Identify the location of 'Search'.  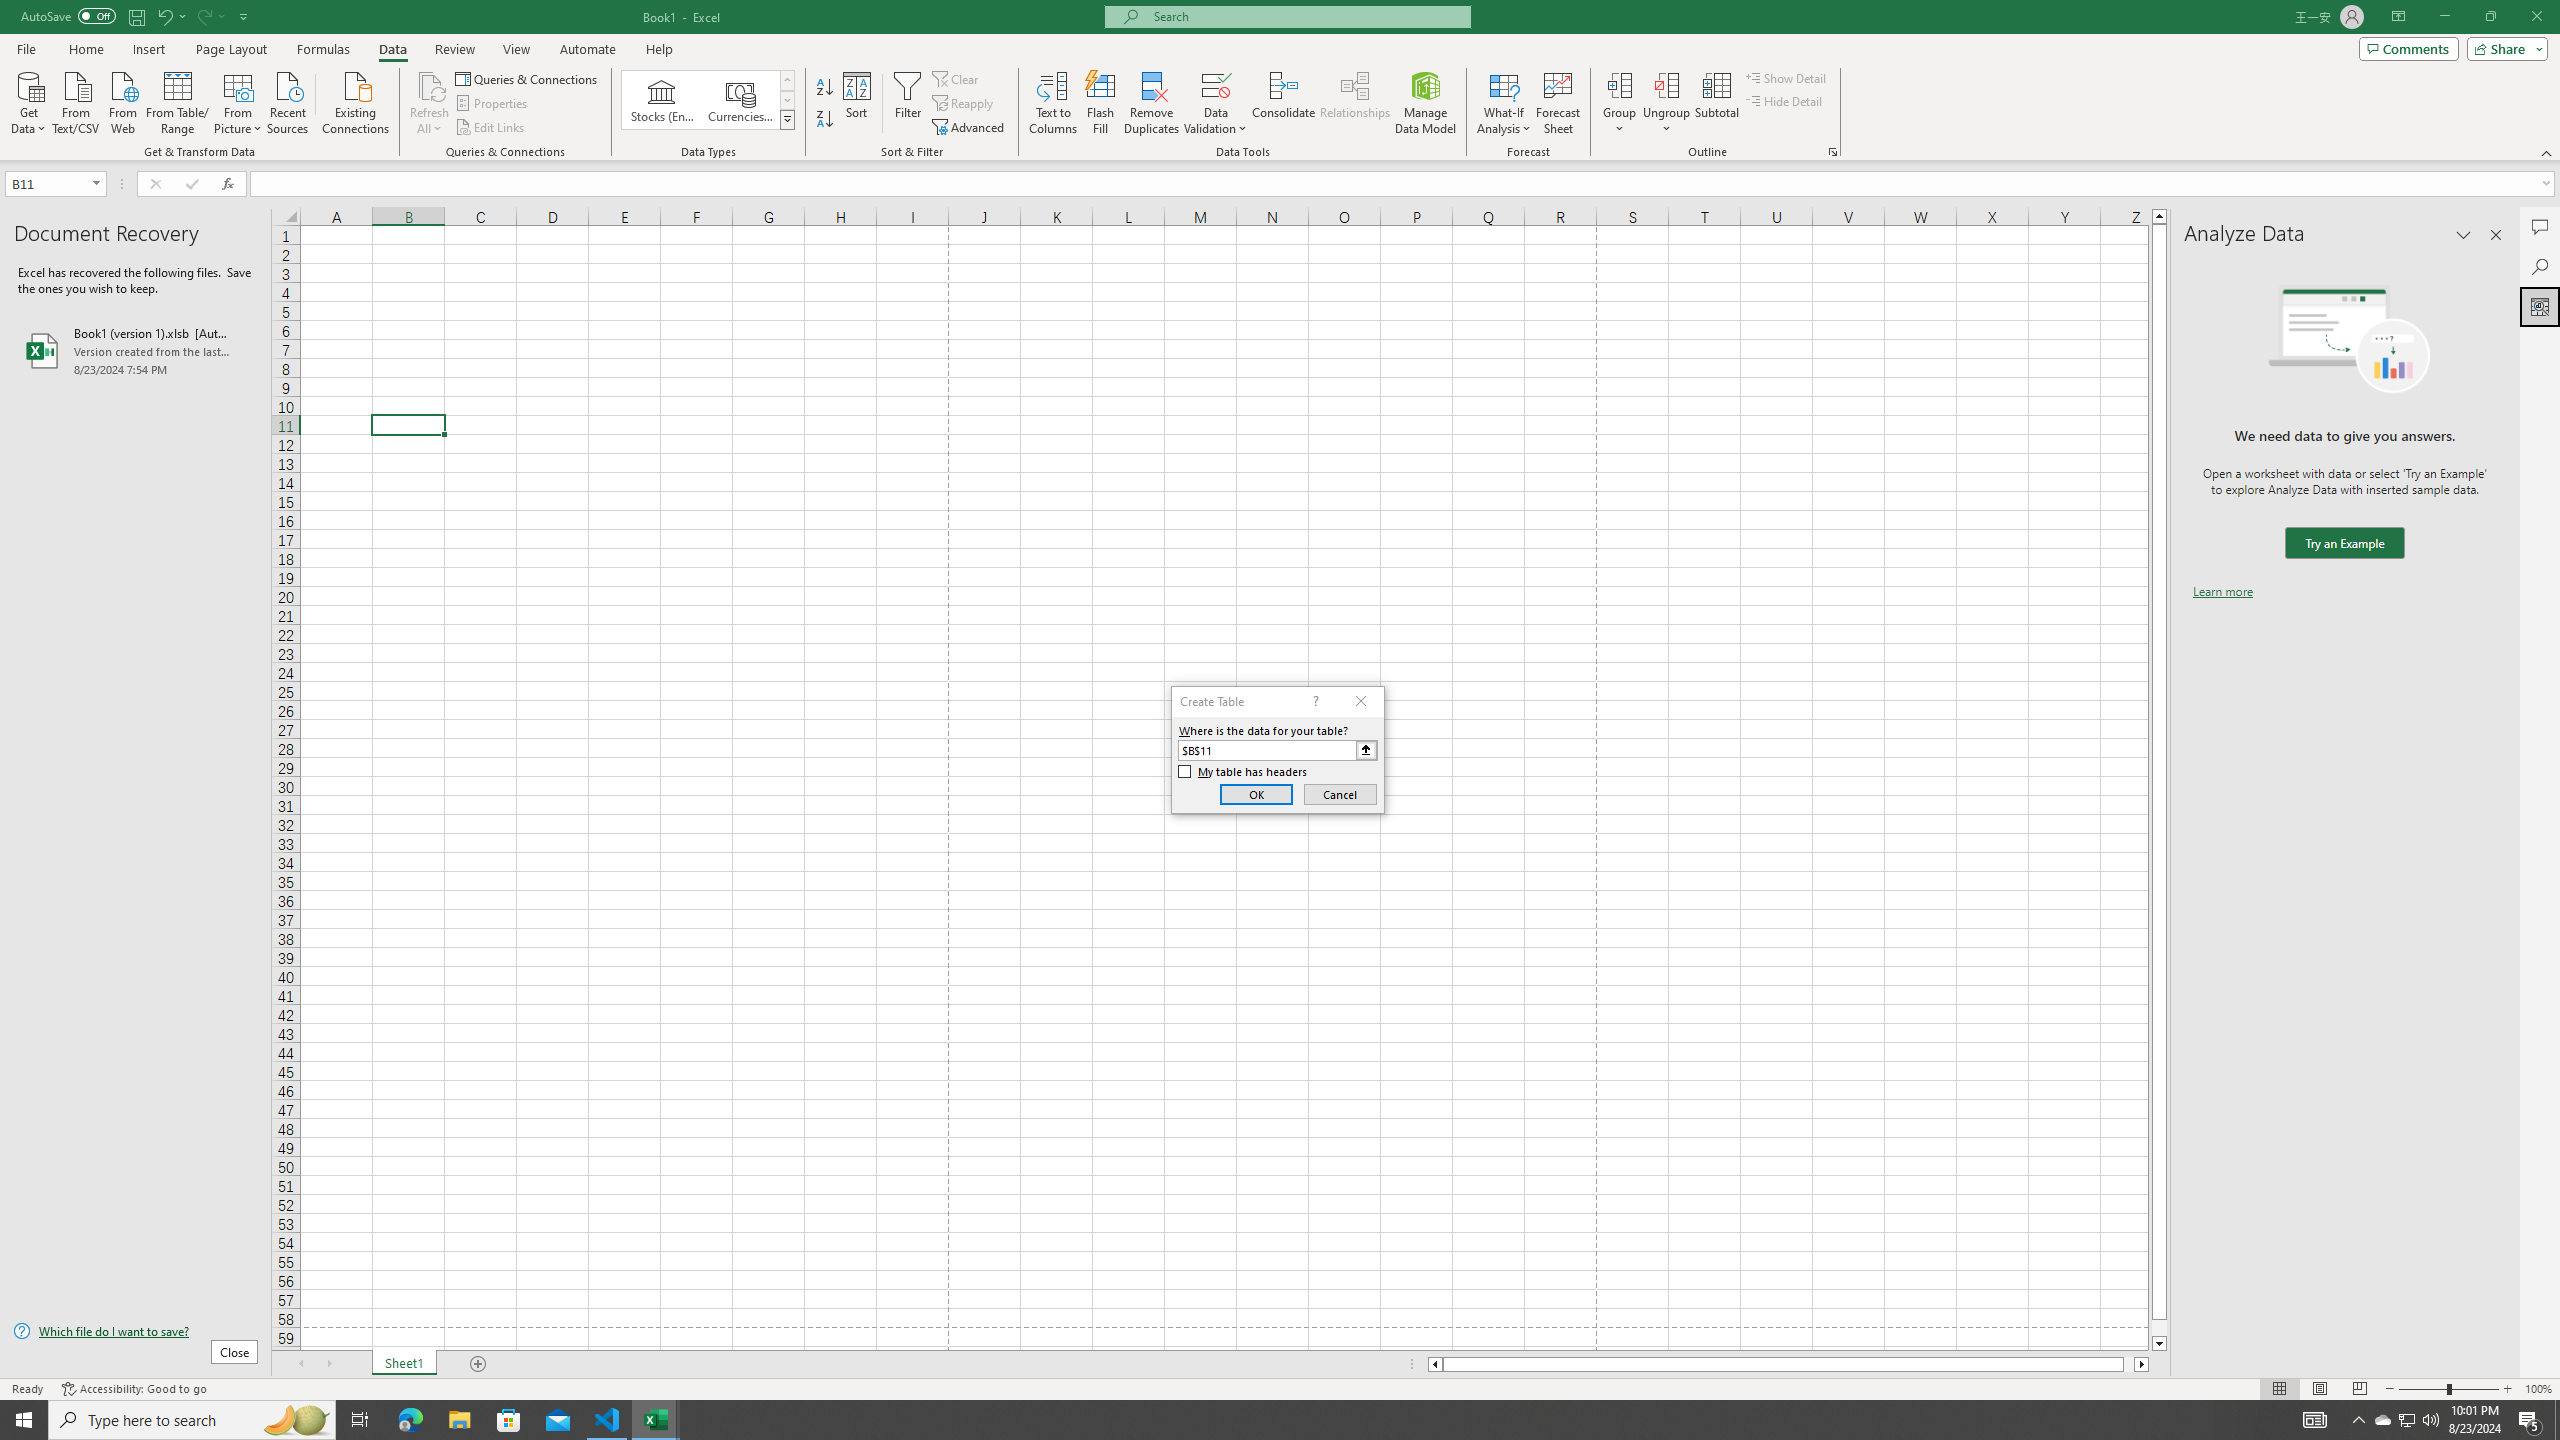
(2539, 267).